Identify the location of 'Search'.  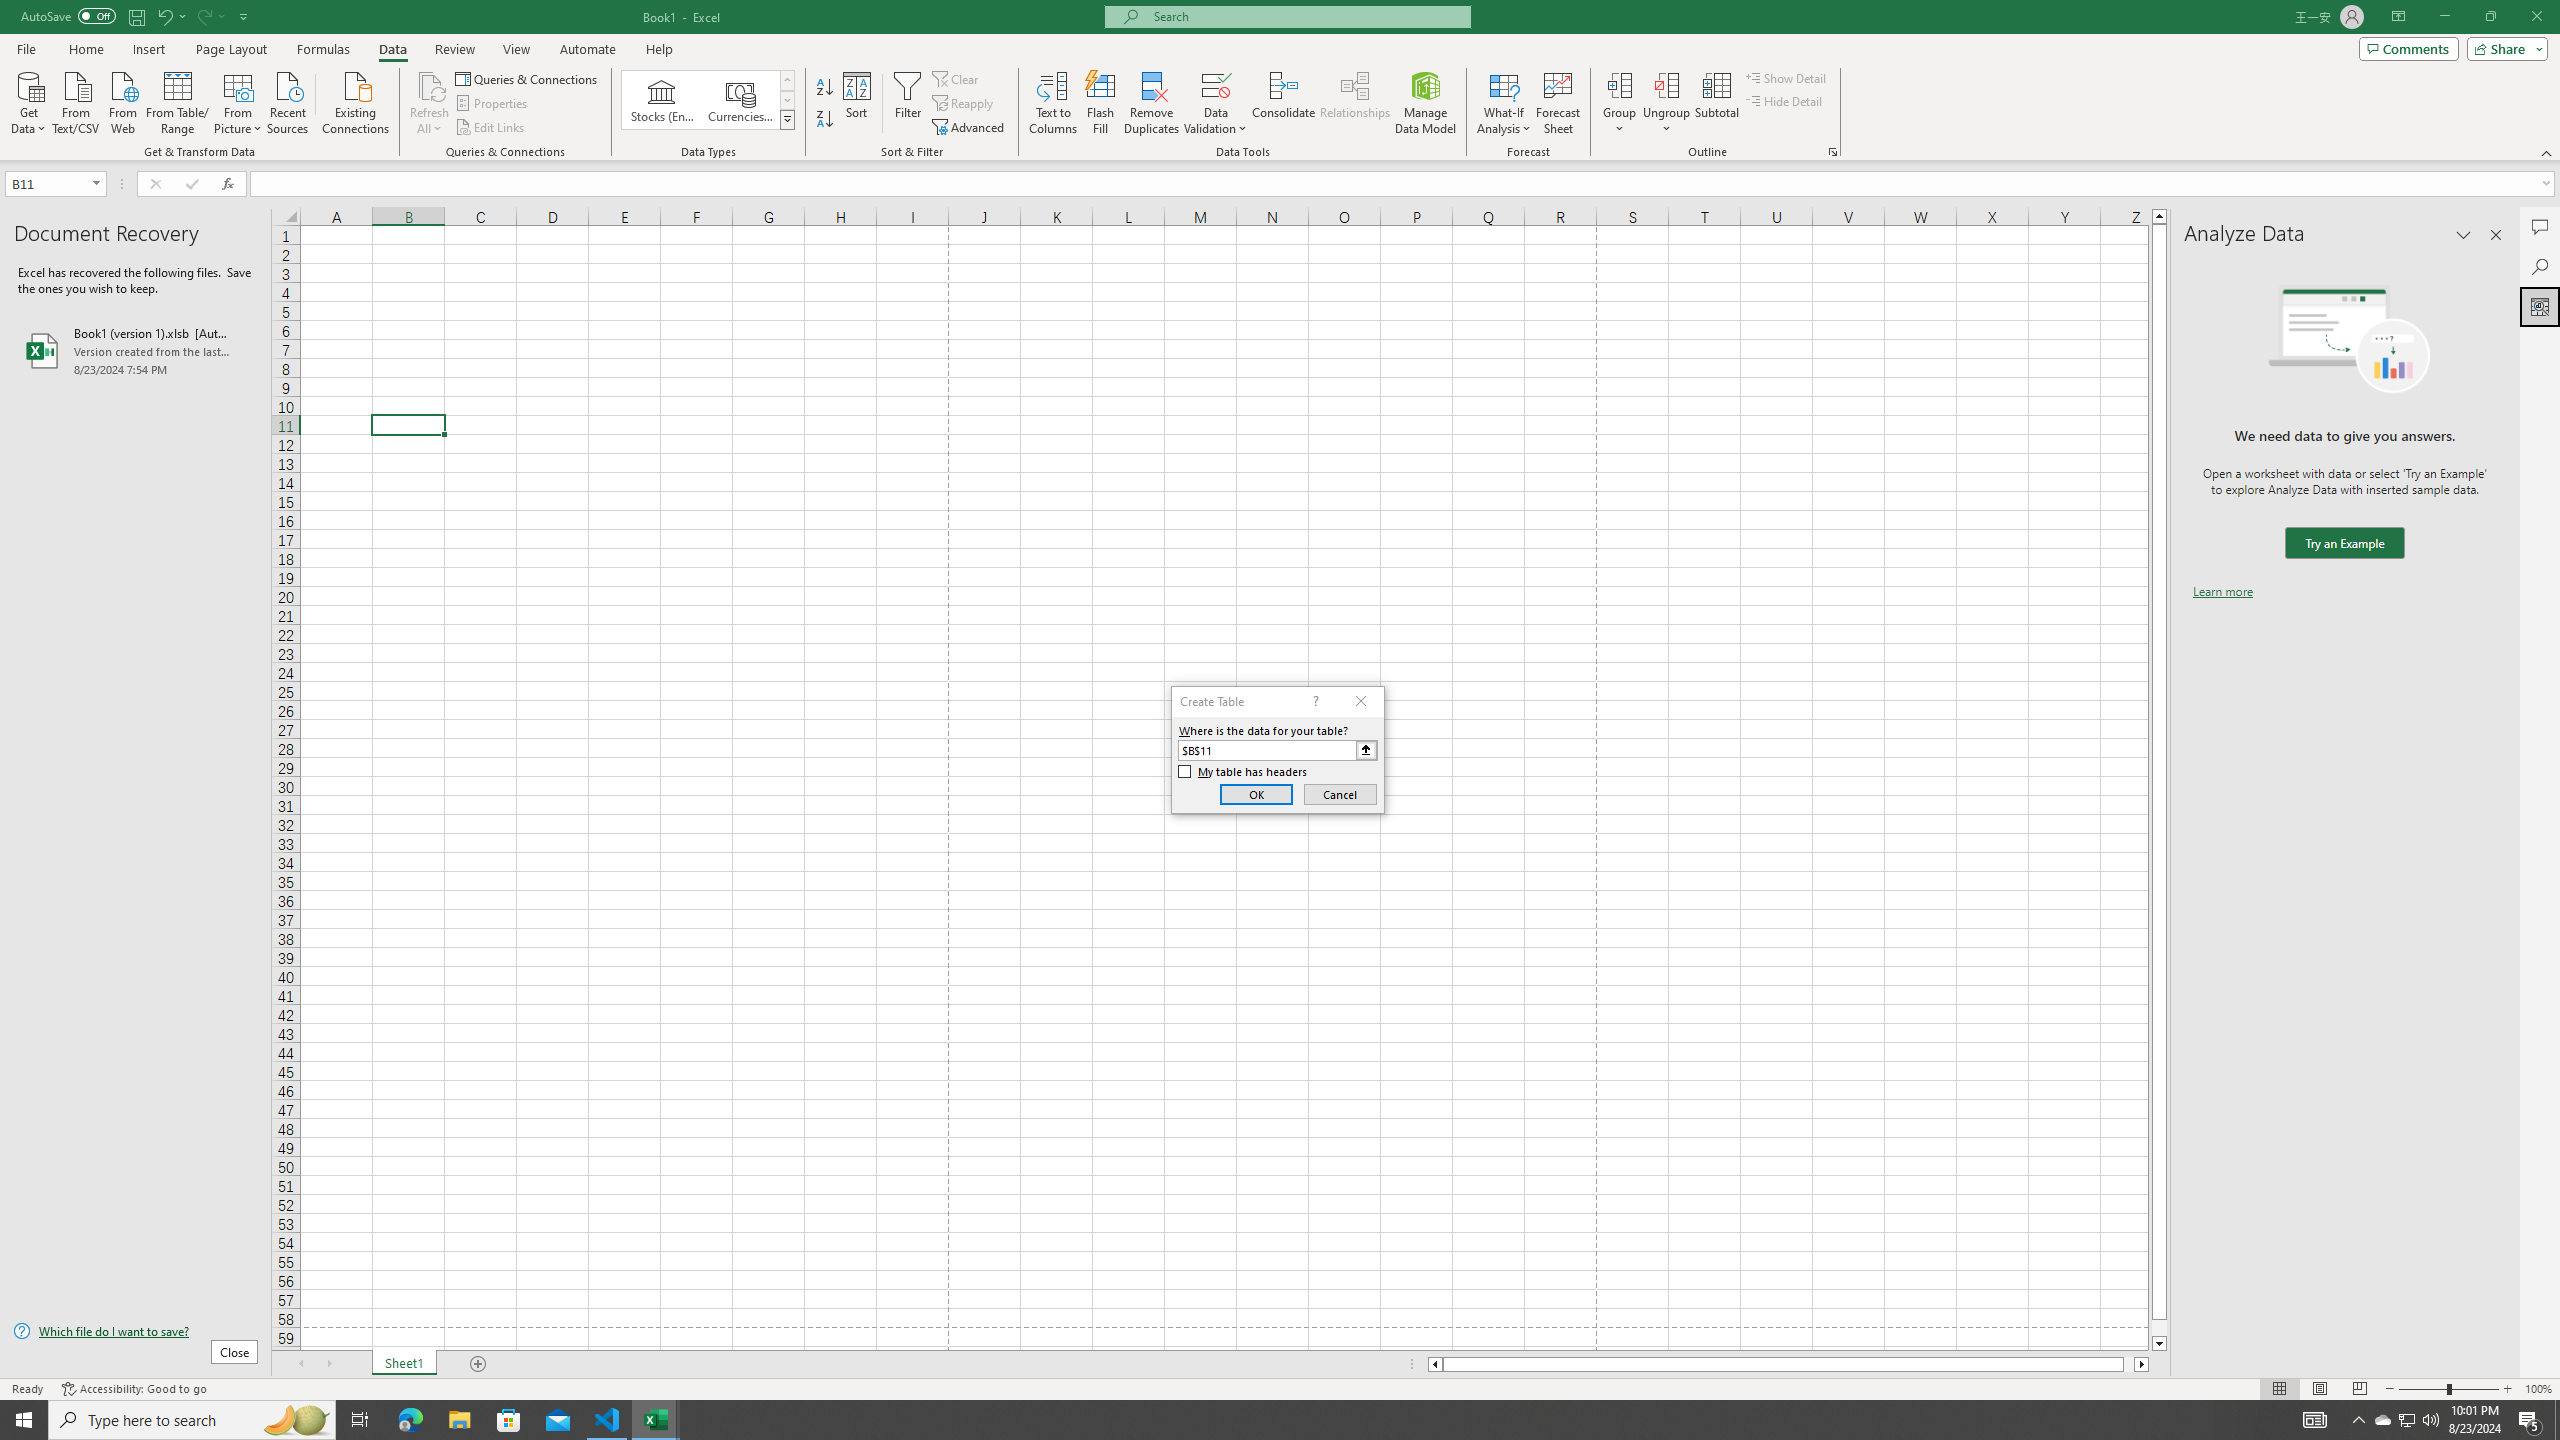
(2539, 267).